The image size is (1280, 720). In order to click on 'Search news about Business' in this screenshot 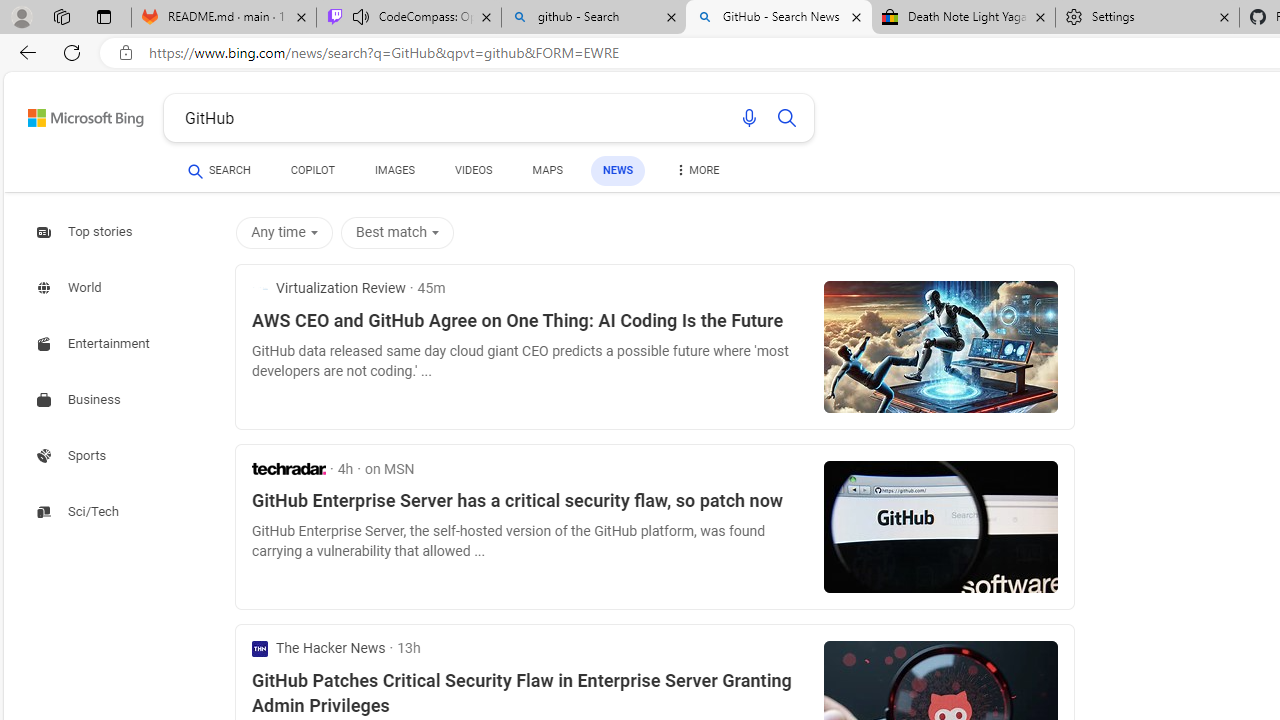, I will do `click(80, 400)`.